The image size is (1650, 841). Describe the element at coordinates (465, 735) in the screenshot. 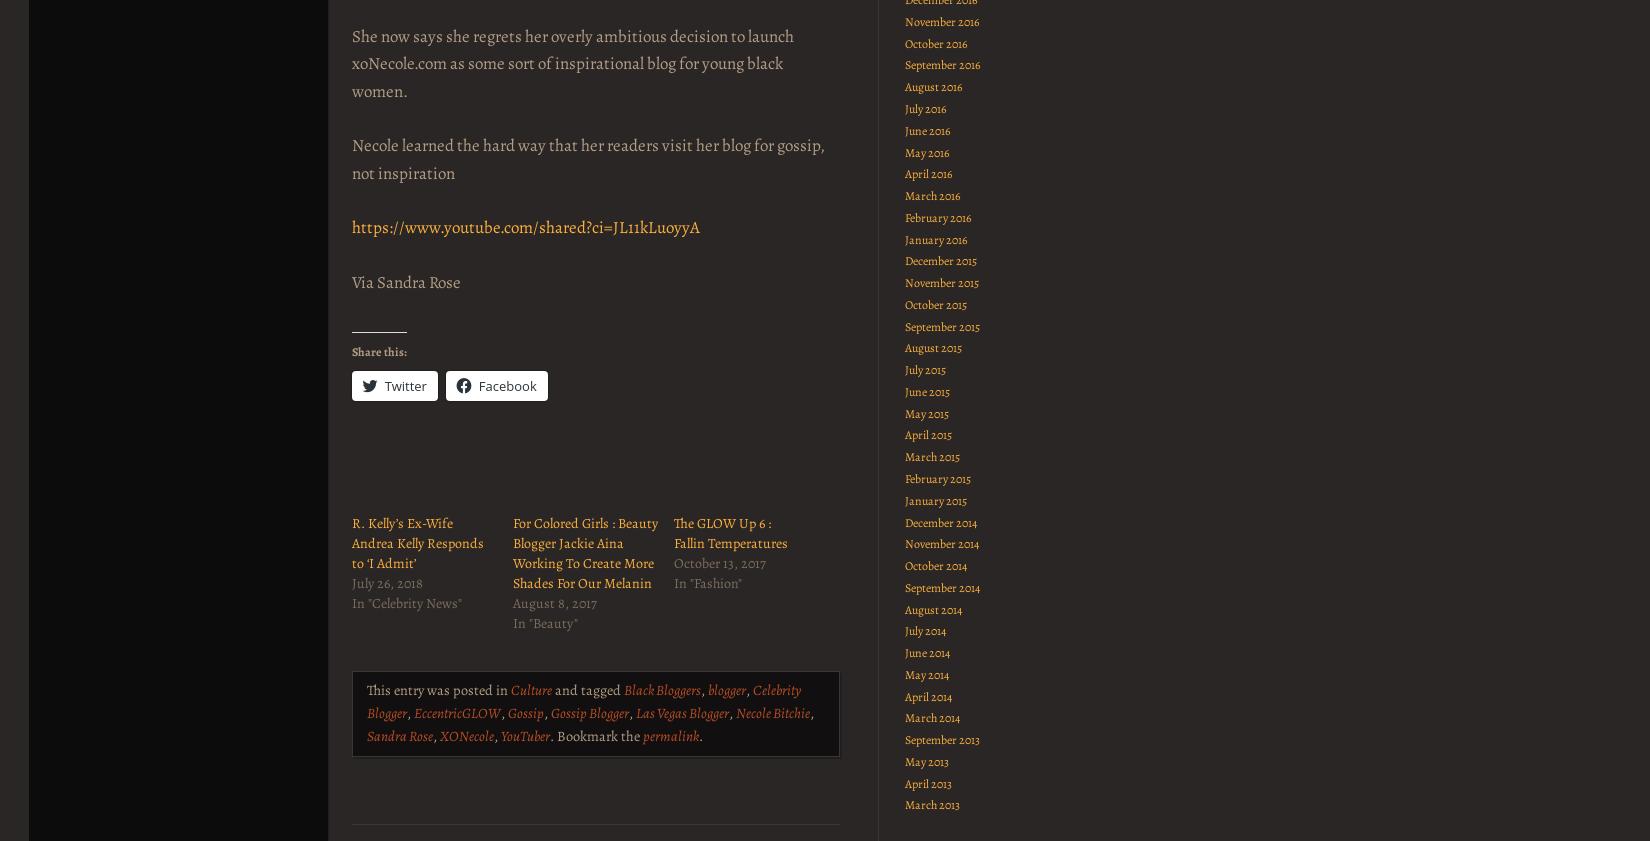

I see `'XONecole'` at that location.